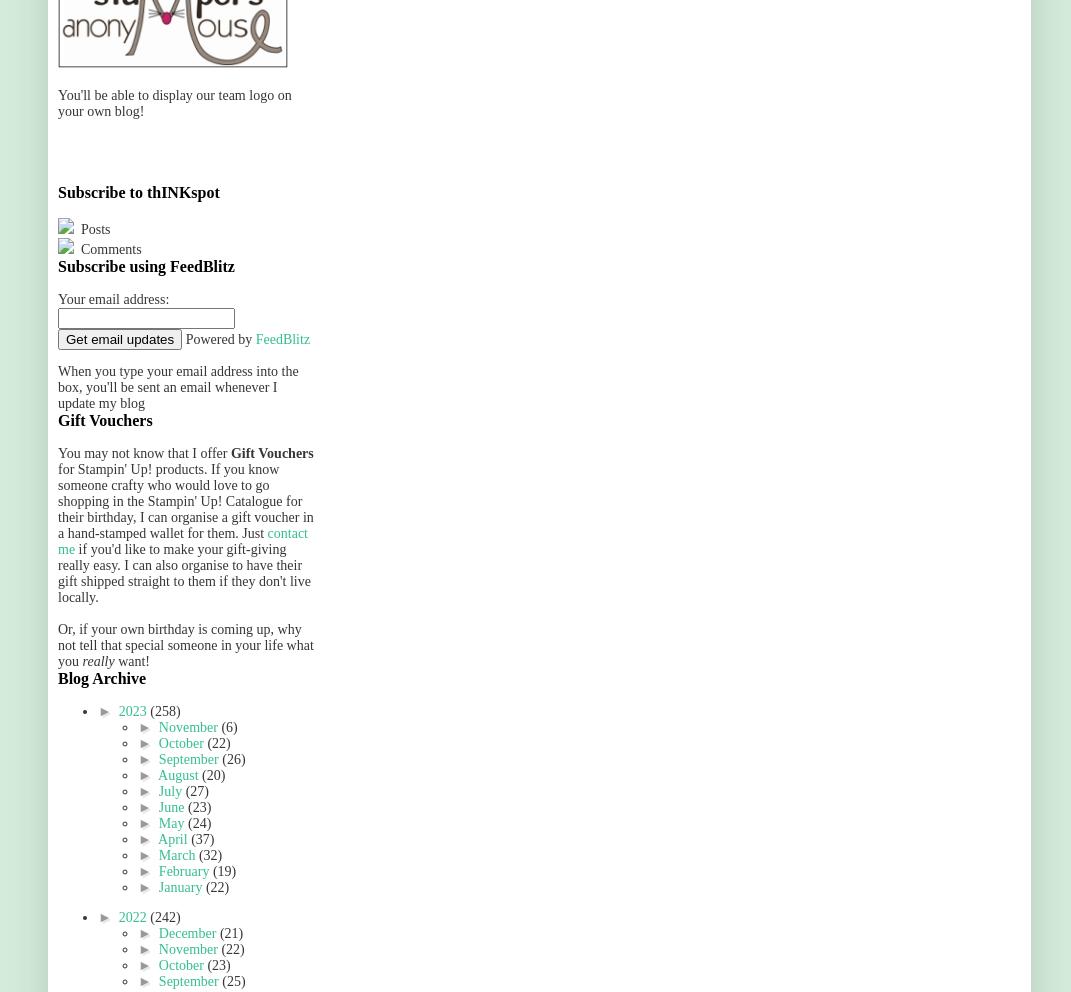 Image resolution: width=1071 pixels, height=992 pixels. What do you see at coordinates (231, 932) in the screenshot?
I see `'(21)'` at bounding box center [231, 932].